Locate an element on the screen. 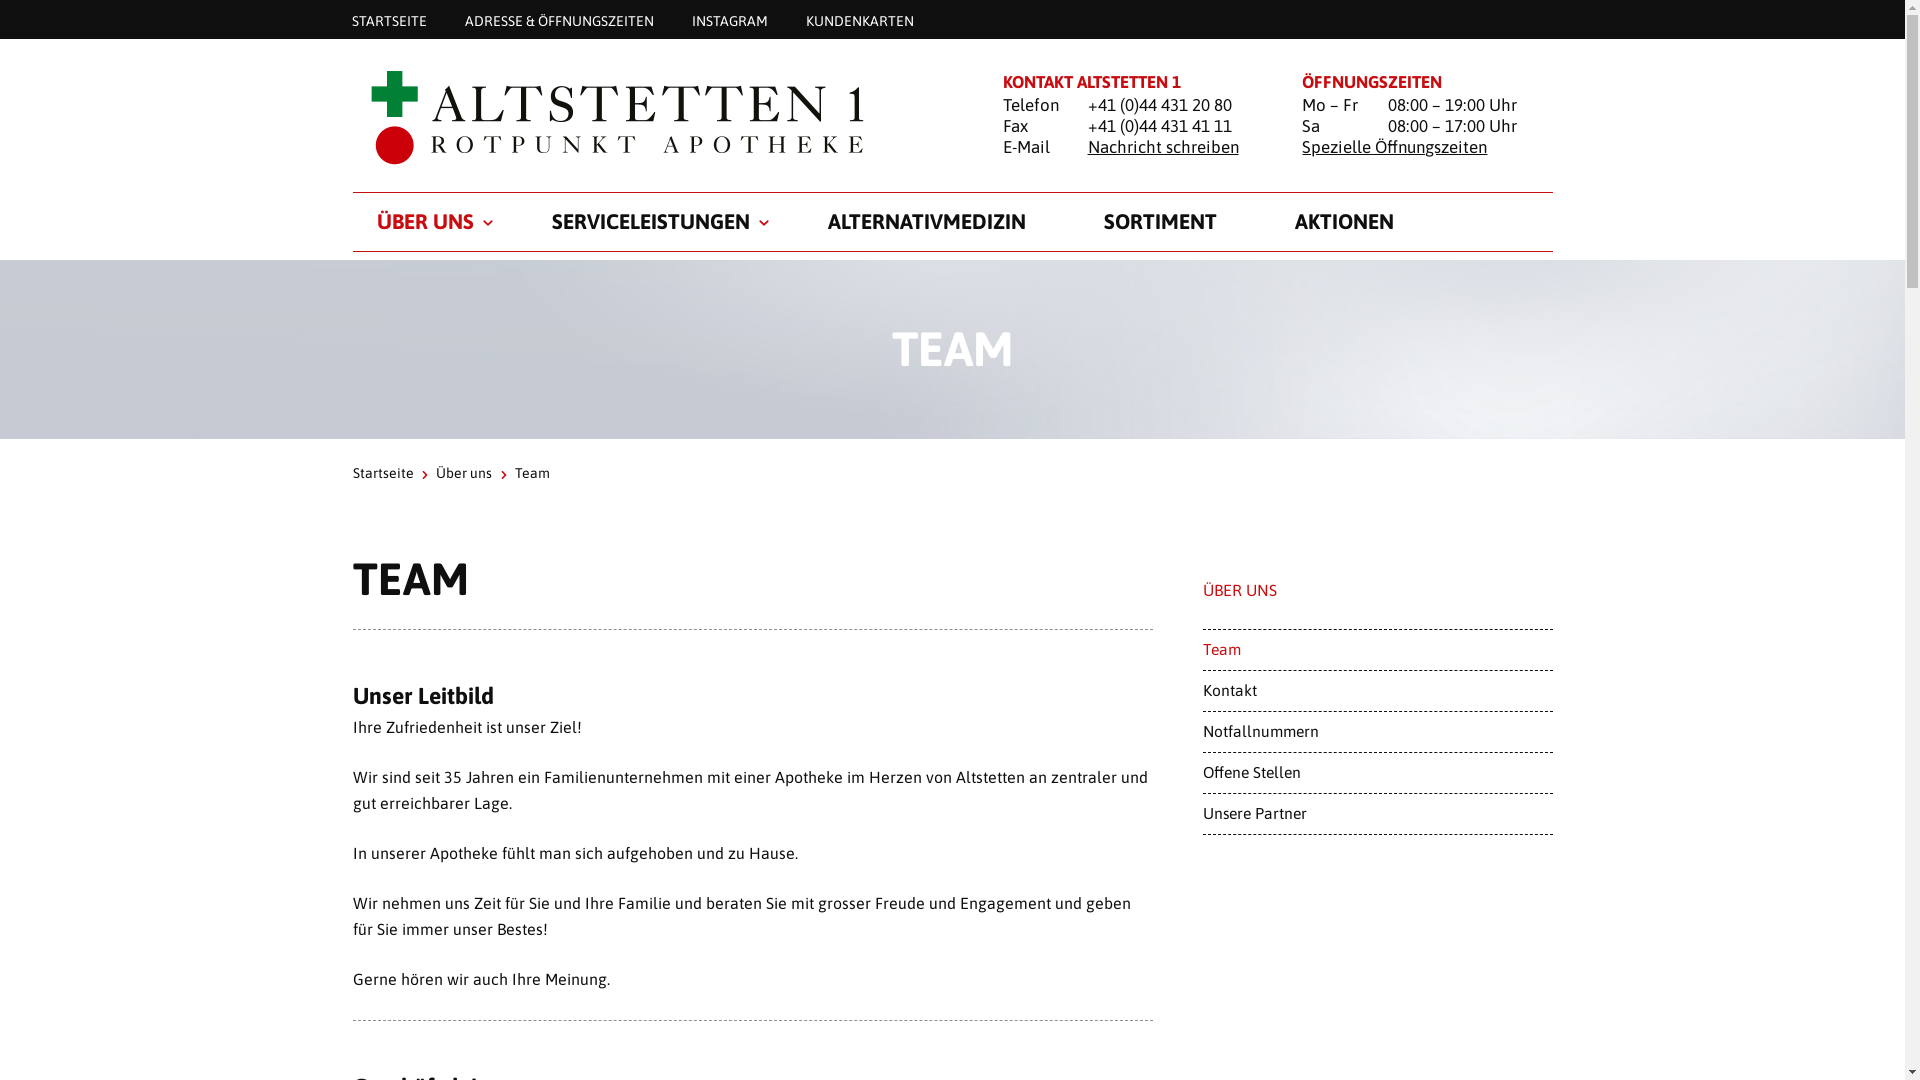  'STARTSEITE' is located at coordinates (388, 20).